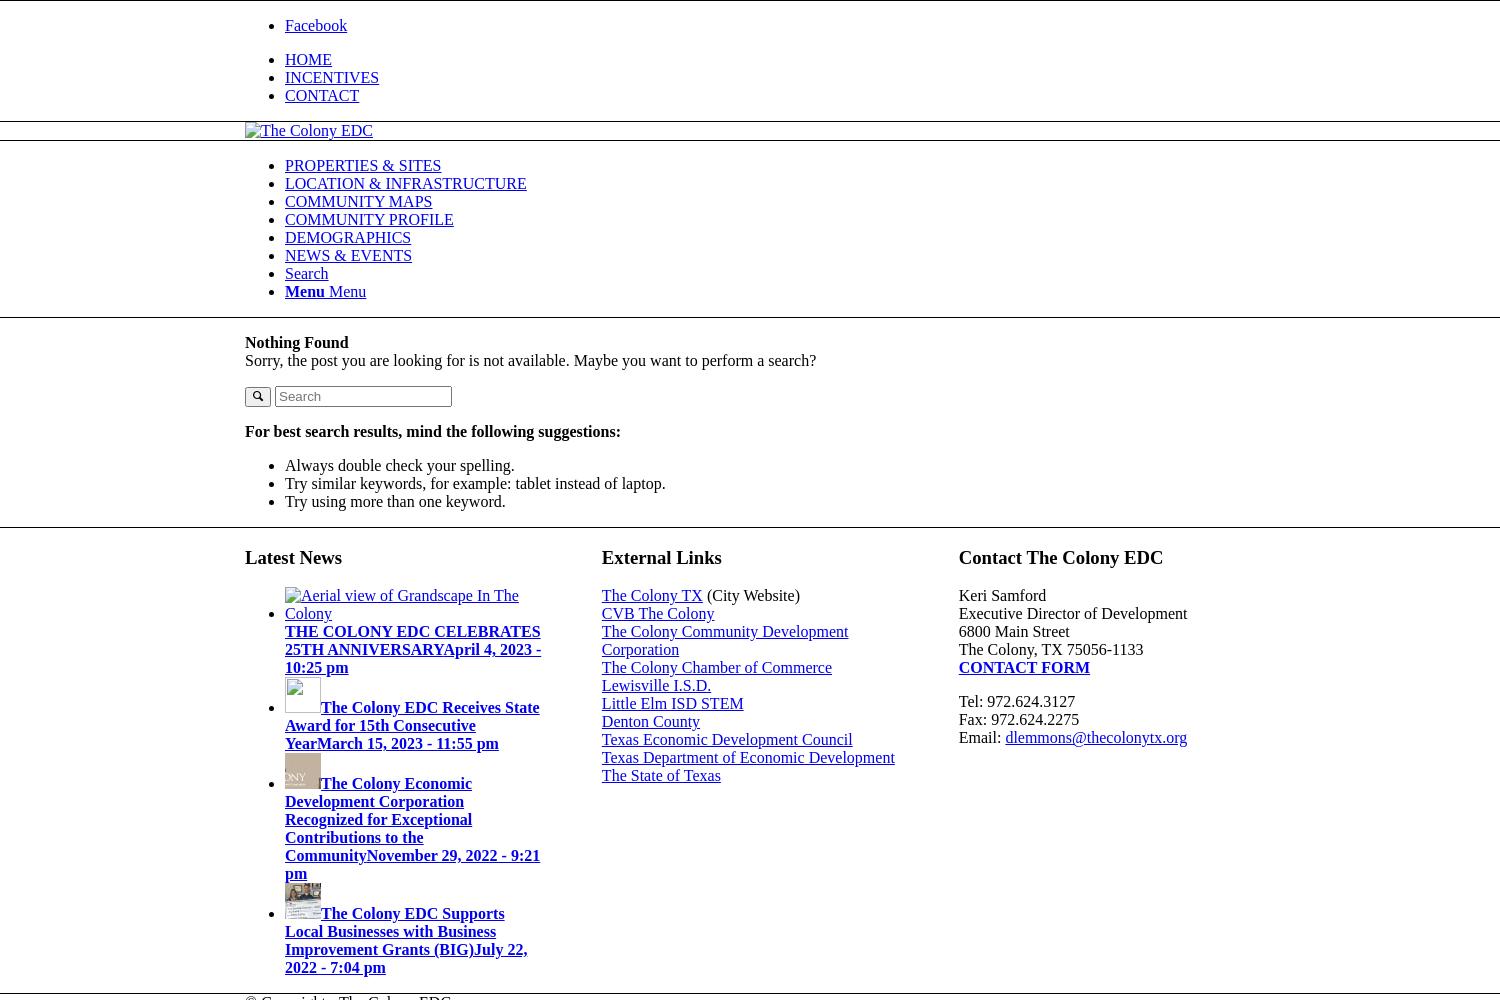 The height and width of the screenshot is (1000, 1500). I want to click on 'Facebook', so click(315, 25).